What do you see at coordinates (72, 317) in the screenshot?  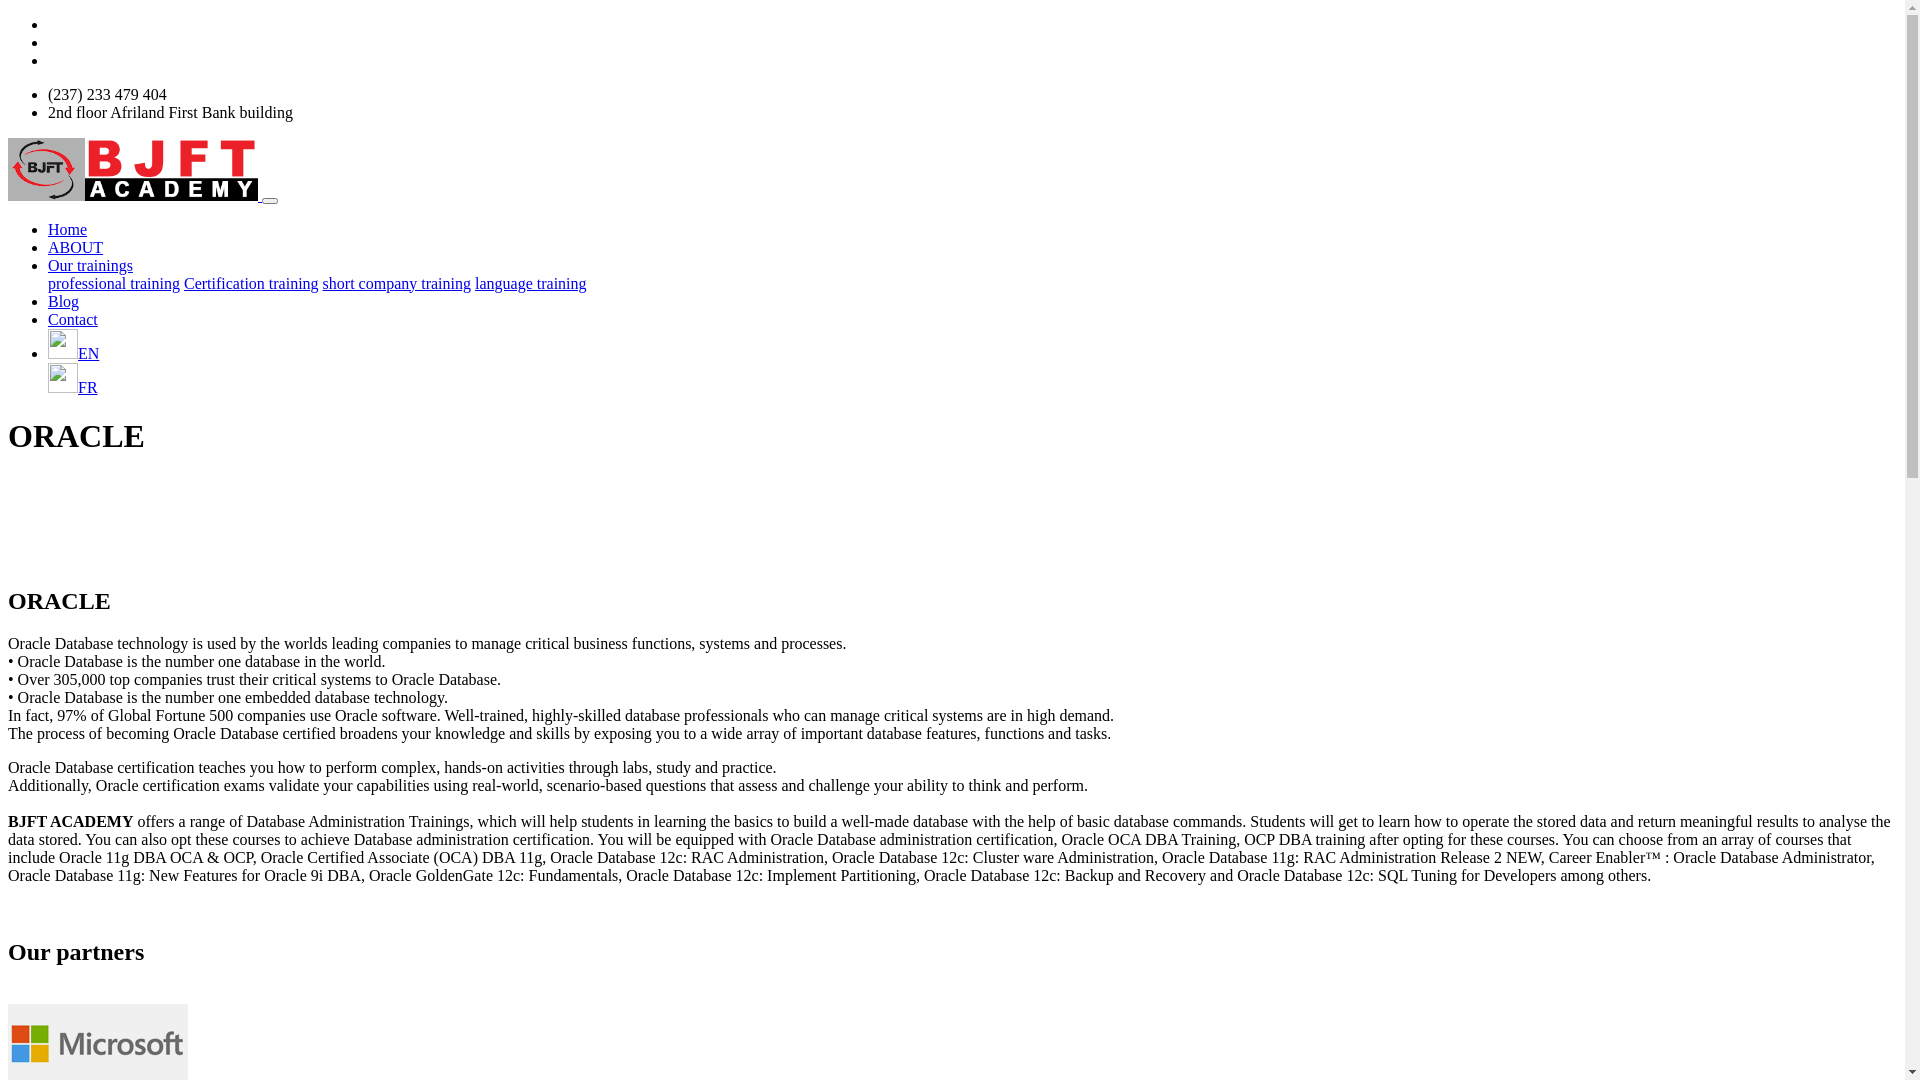 I see `'Contact'` at bounding box center [72, 317].